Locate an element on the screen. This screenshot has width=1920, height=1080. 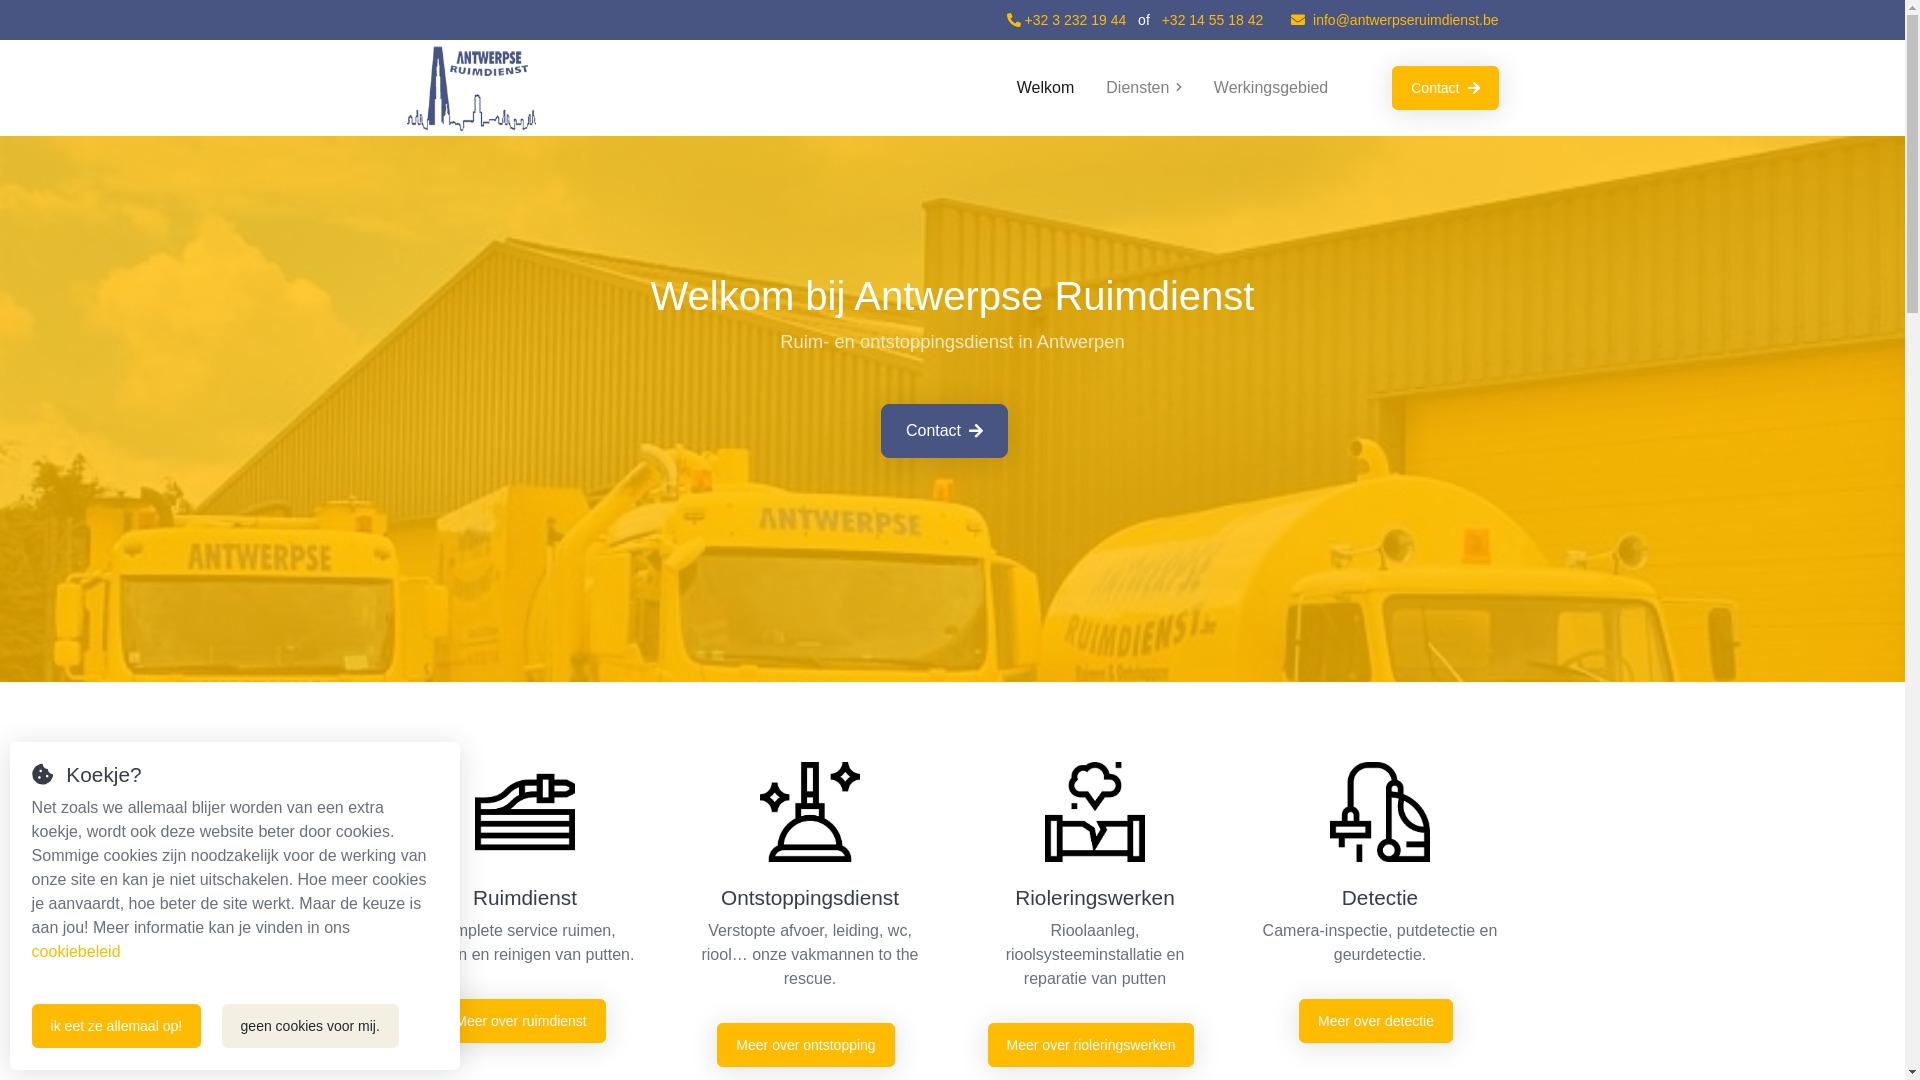
'Diensten' is located at coordinates (1143, 87).